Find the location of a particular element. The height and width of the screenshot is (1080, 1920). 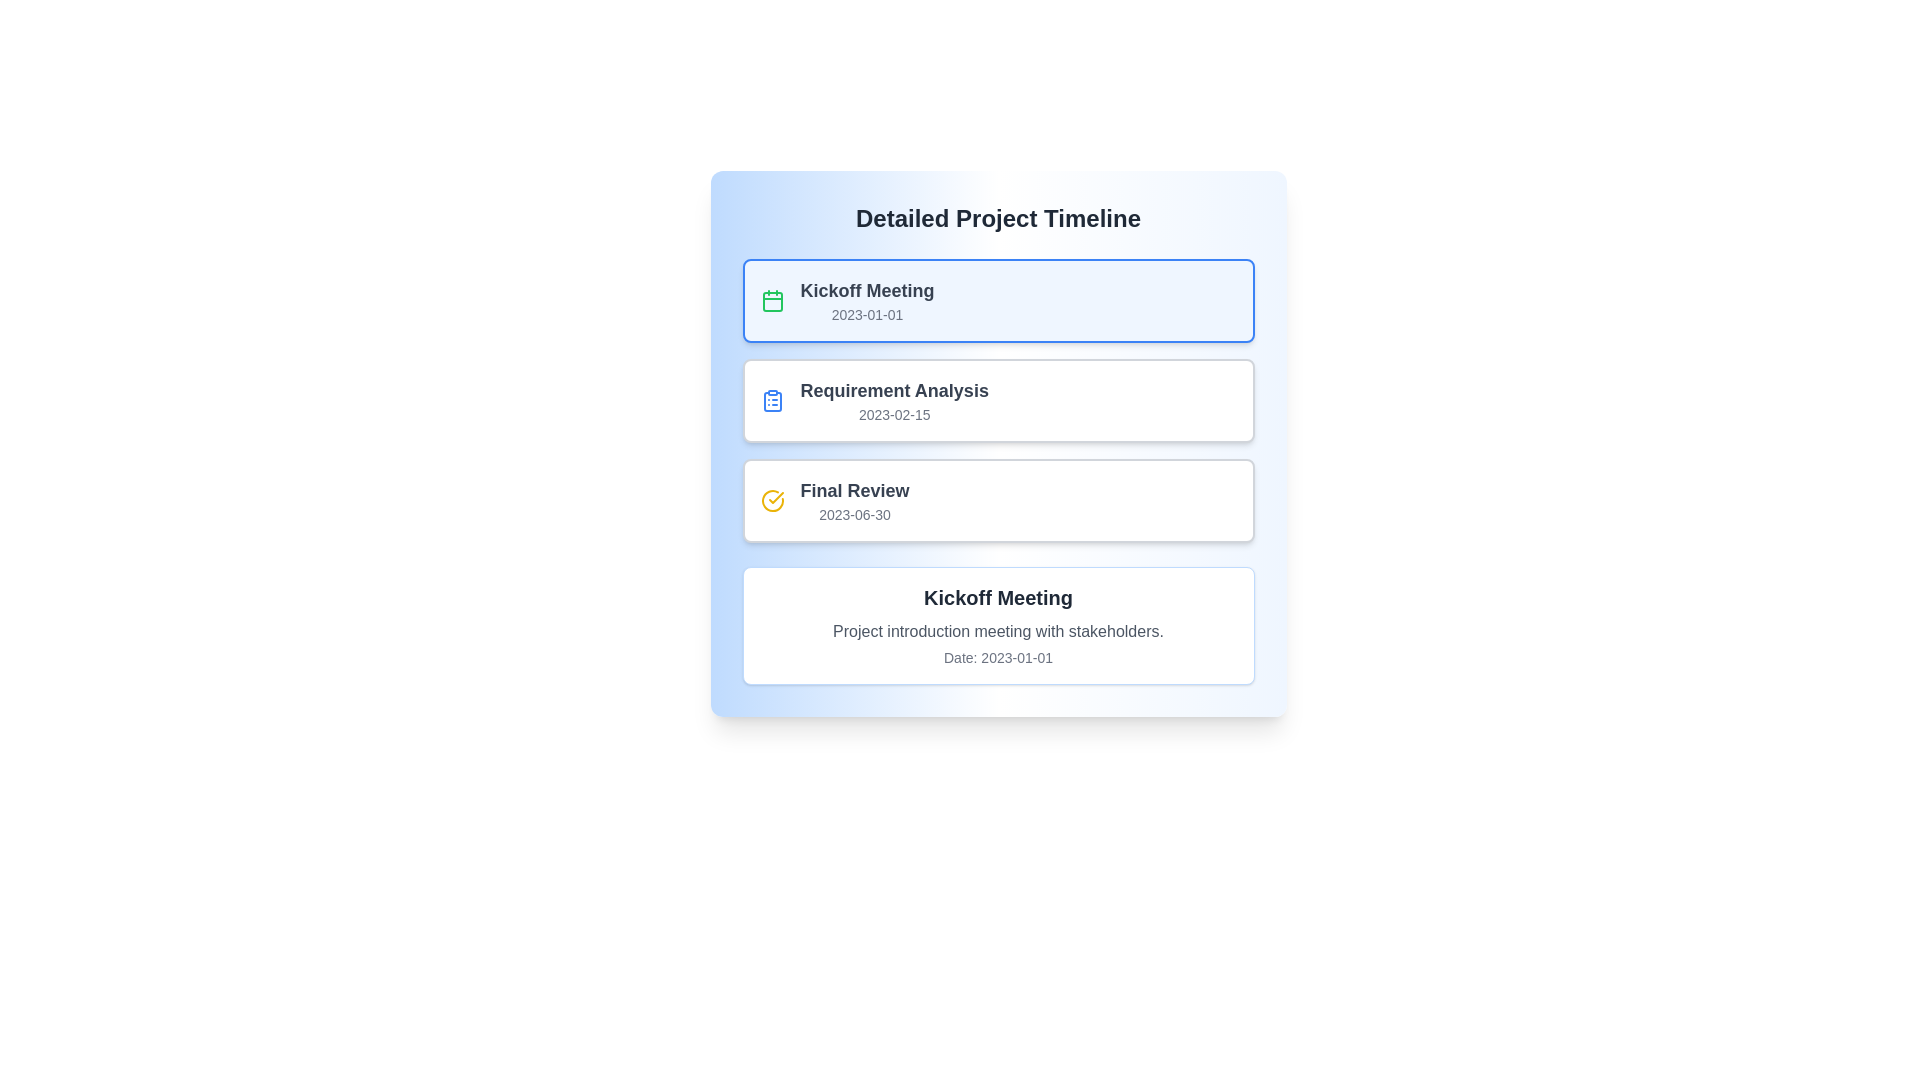

the second card in the vertical list of three cards in the 'Detailed Project Timeline' section is located at coordinates (998, 401).